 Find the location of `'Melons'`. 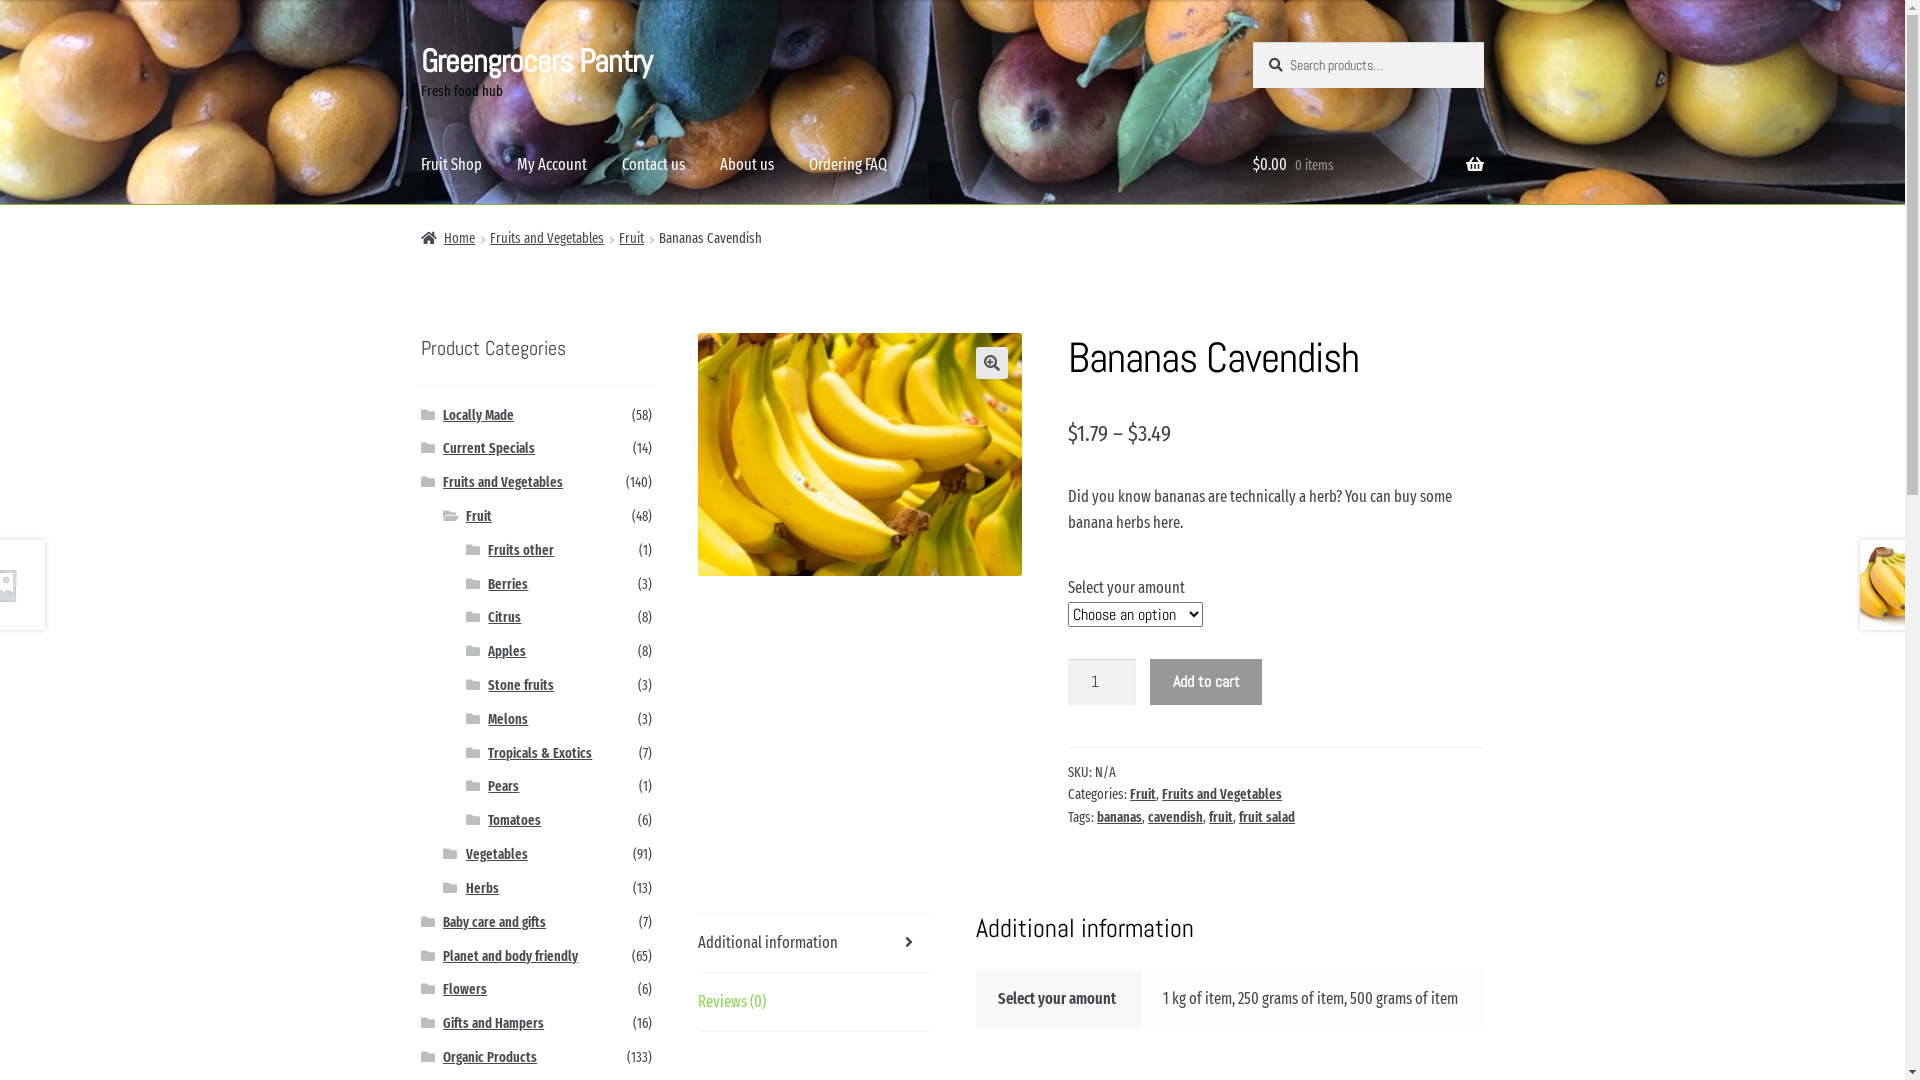

'Melons' is located at coordinates (508, 718).